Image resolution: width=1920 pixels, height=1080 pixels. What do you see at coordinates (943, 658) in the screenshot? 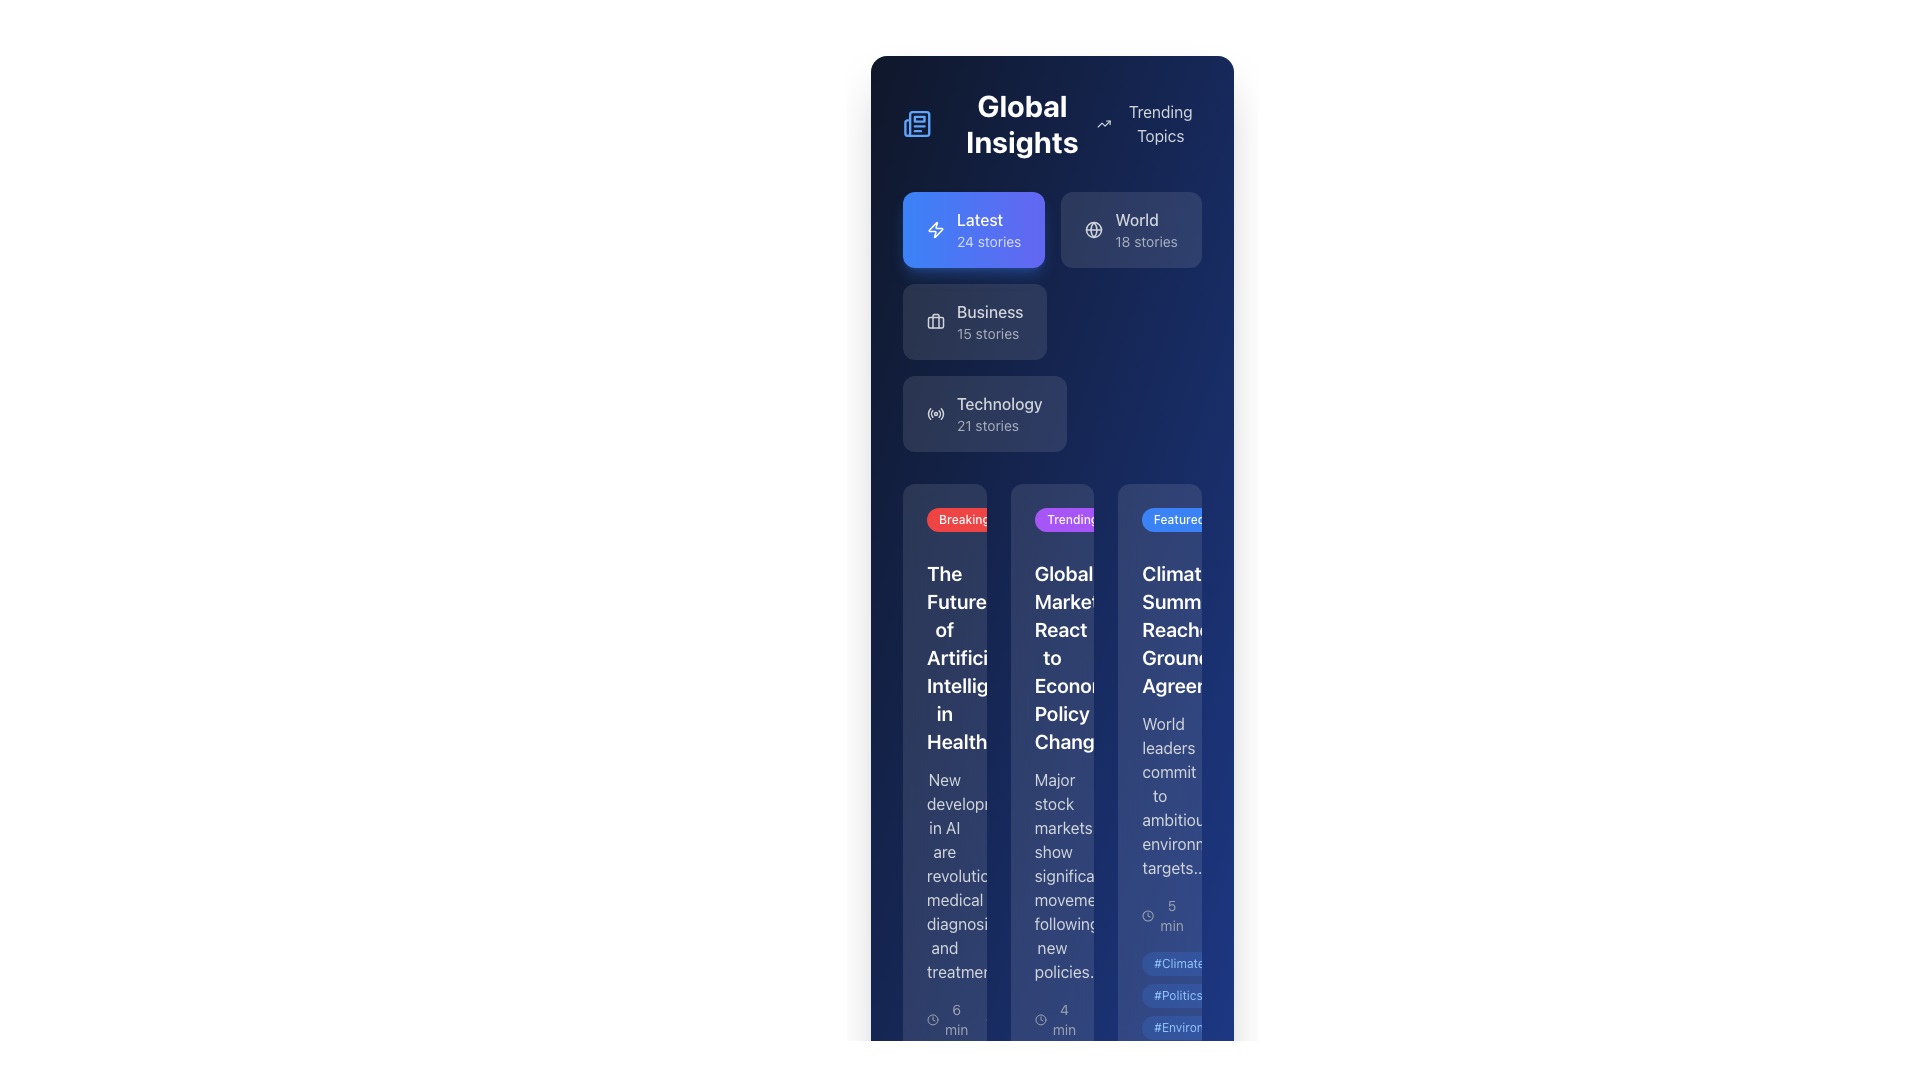
I see `the prominent headline text label 'The Future of Artificial Intelligence in Healthcare' to read the associated article` at bounding box center [943, 658].